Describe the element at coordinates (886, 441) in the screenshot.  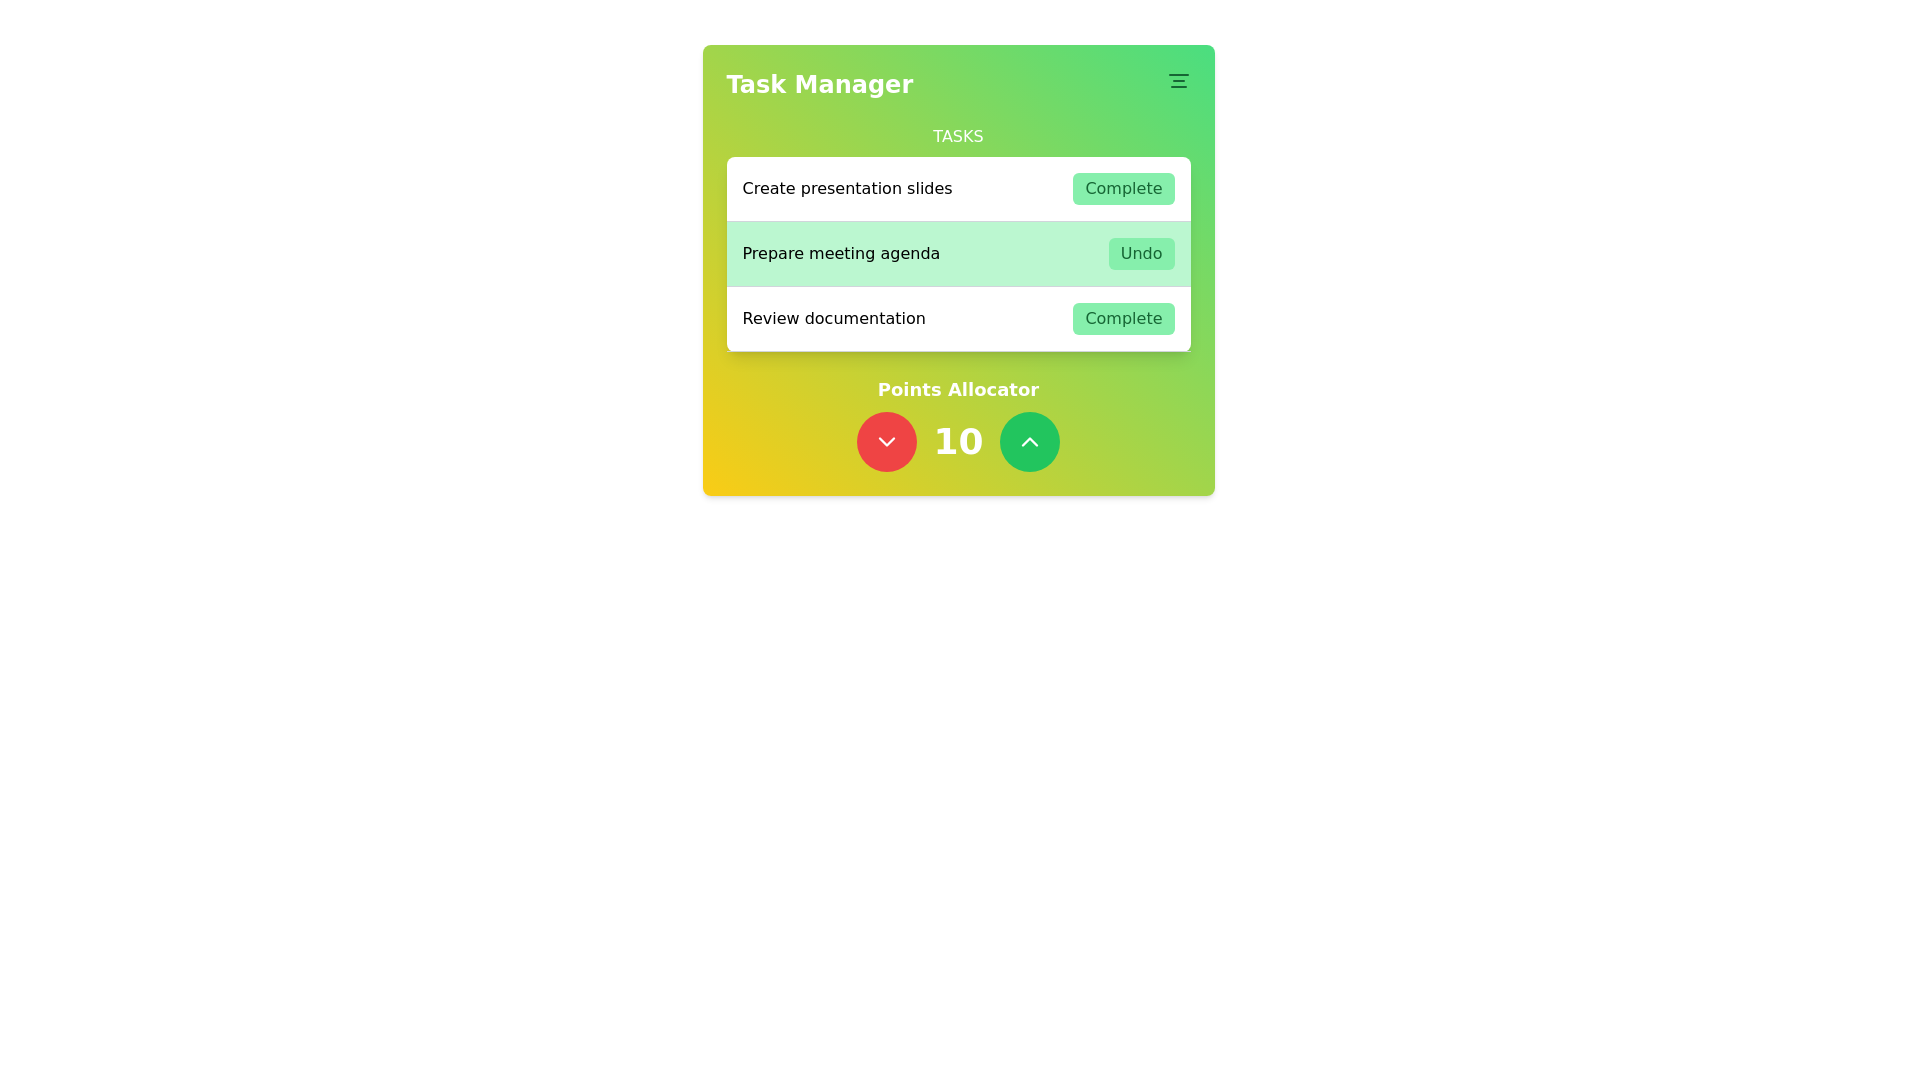
I see `the chevron-down icon with a bold red background located in the circular button at the bottom-left of the Points Allocator section in the Task Manager interface` at that location.